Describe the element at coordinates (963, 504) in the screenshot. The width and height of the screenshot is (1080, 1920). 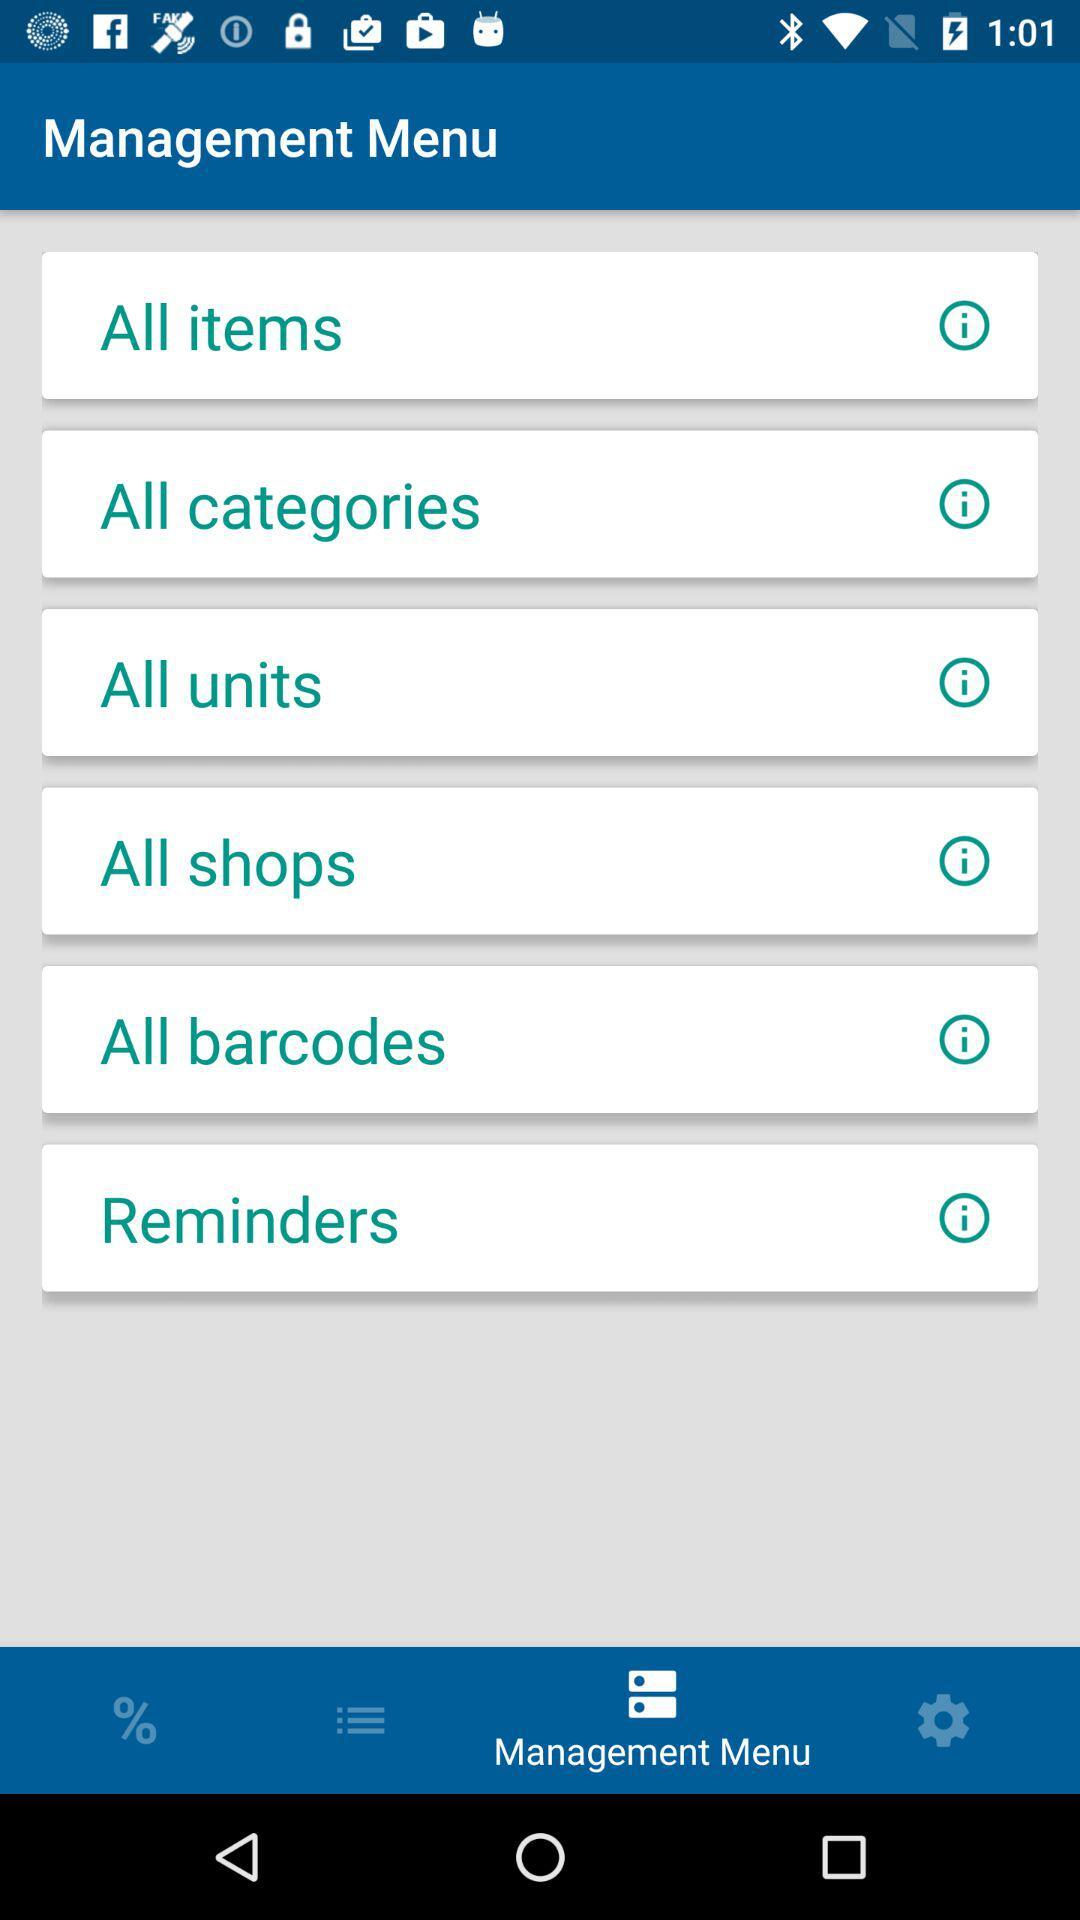
I see `more info about category` at that location.